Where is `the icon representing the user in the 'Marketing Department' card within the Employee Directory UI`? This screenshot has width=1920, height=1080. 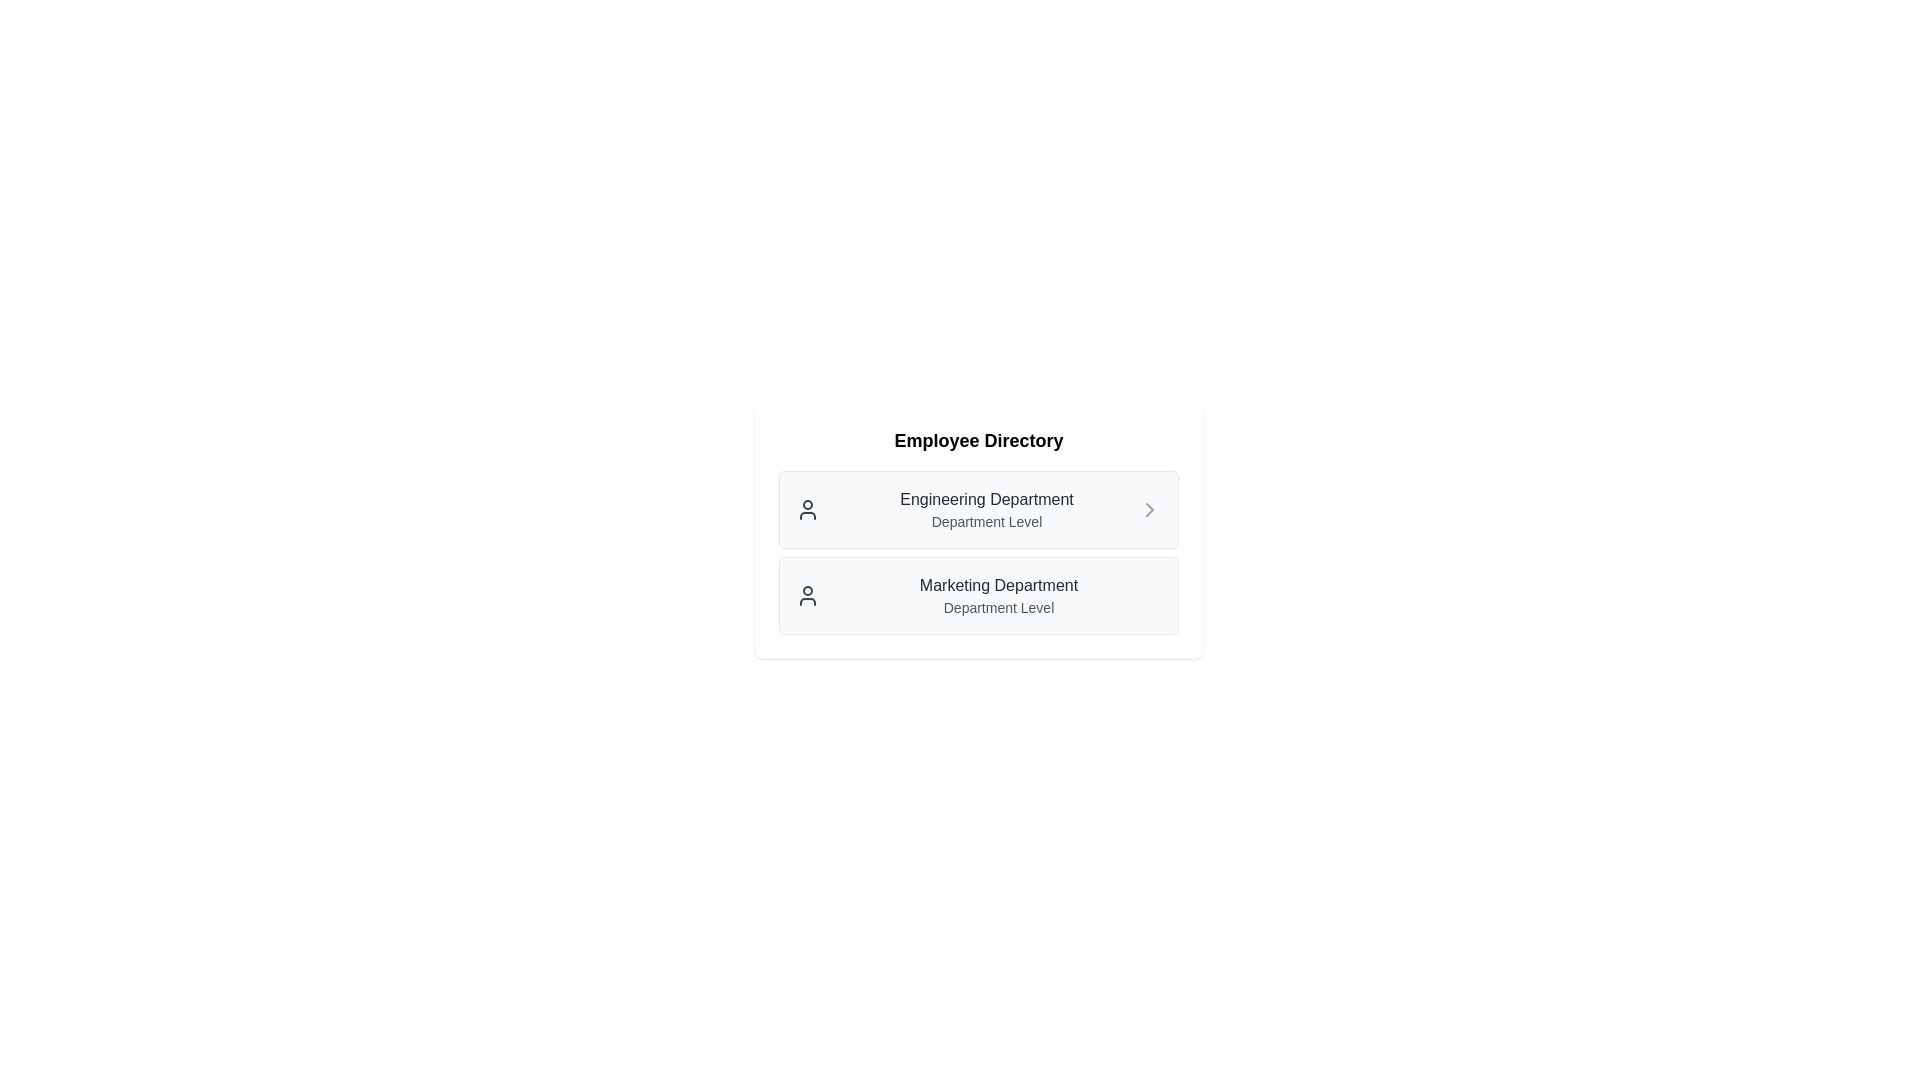 the icon representing the user in the 'Marketing Department' card within the Employee Directory UI is located at coordinates (807, 595).